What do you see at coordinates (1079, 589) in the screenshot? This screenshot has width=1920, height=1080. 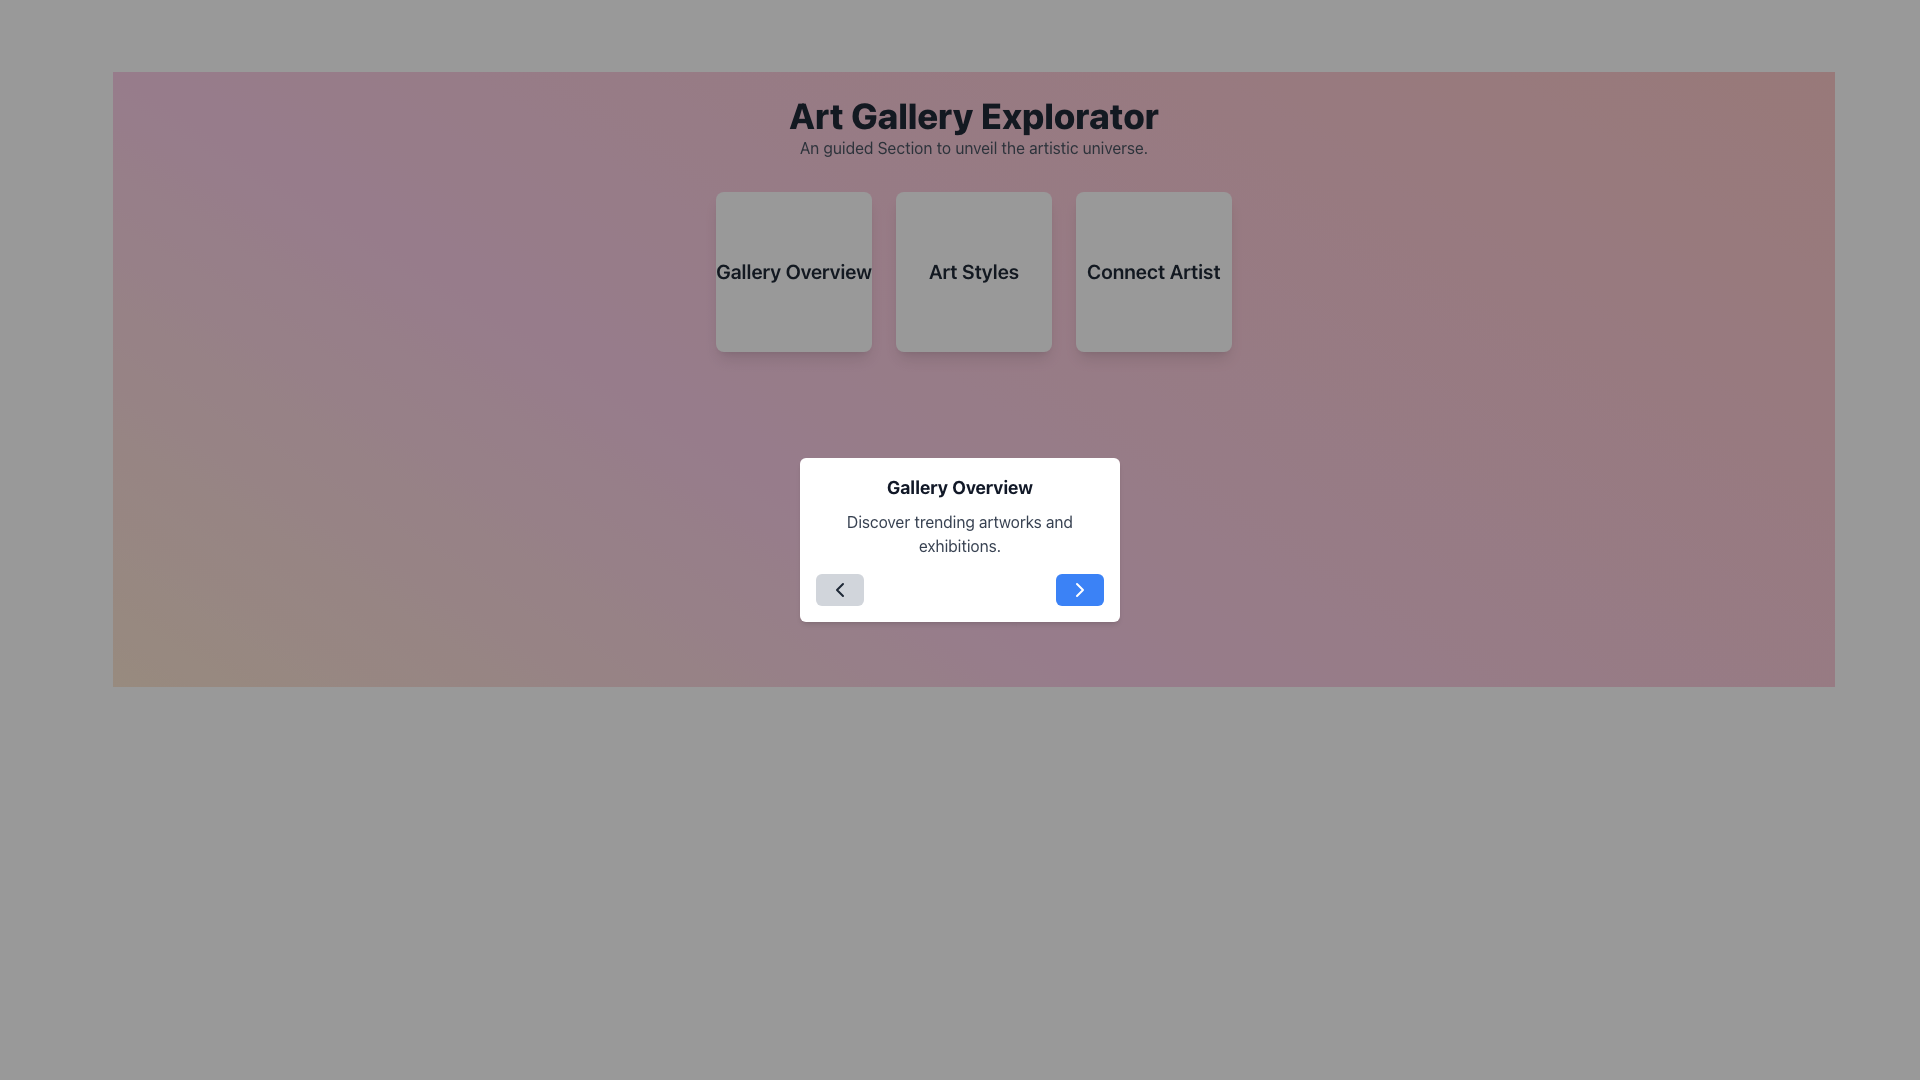 I see `the blue rectangular button with a rightward-pointing chevron icon located at the bottom right of the white popup box` at bounding box center [1079, 589].